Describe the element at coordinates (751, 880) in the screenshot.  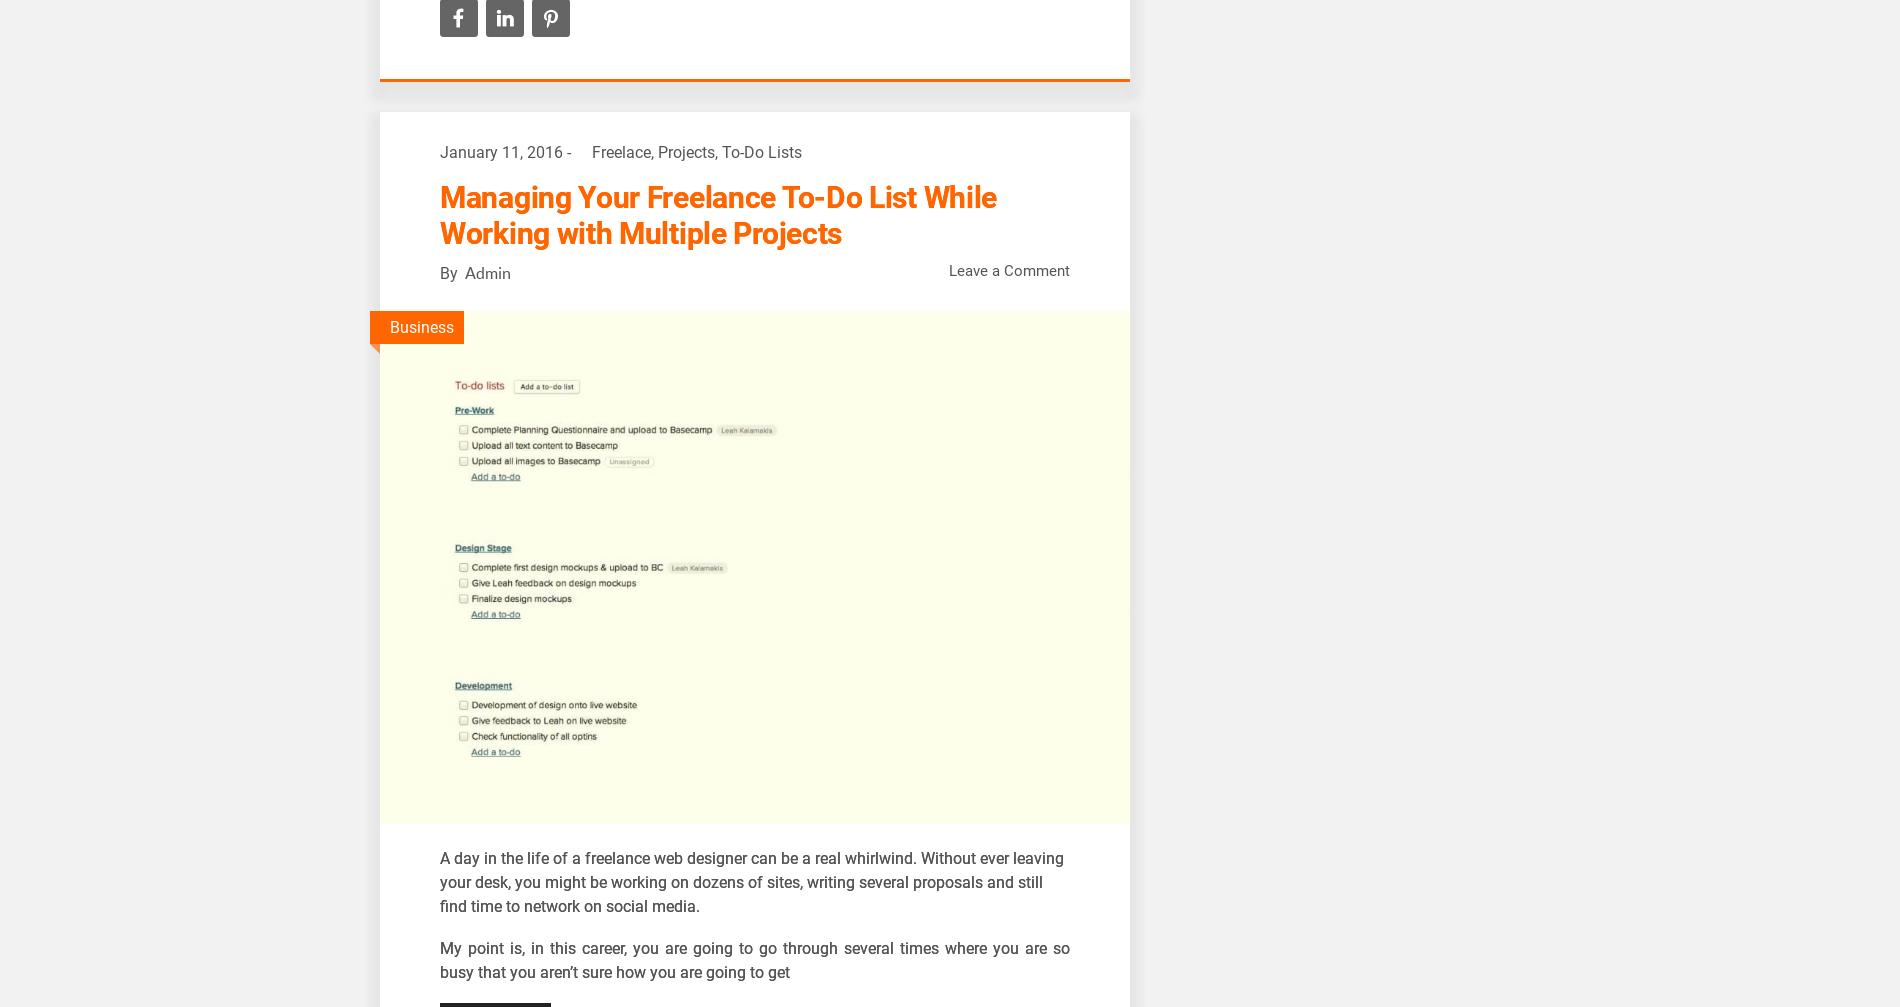
I see `'day in the life of a freelance web designer can be a real whirlwind. Without ever leaving your desk, you might be working on dozens of sites, writing several proposals and still find time to network on social media.'` at that location.